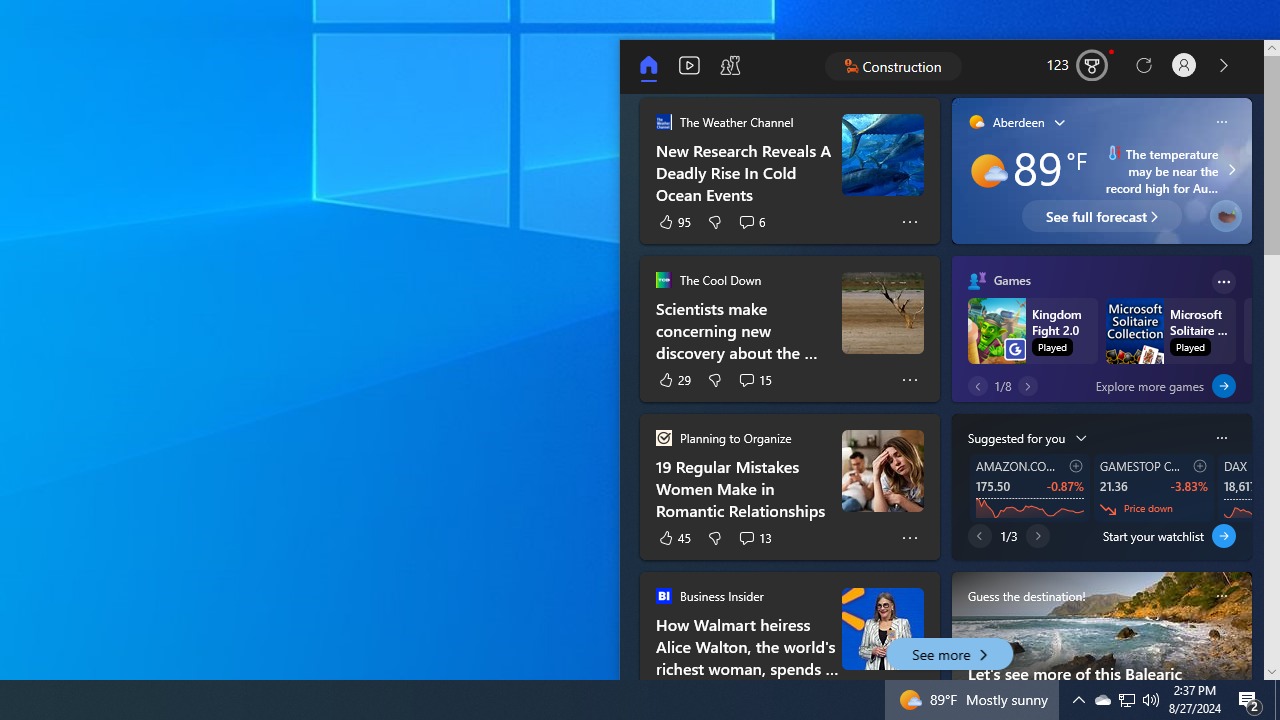 Image resolution: width=1280 pixels, height=720 pixels. I want to click on 'Microsoft Rewards', so click(1078, 64).